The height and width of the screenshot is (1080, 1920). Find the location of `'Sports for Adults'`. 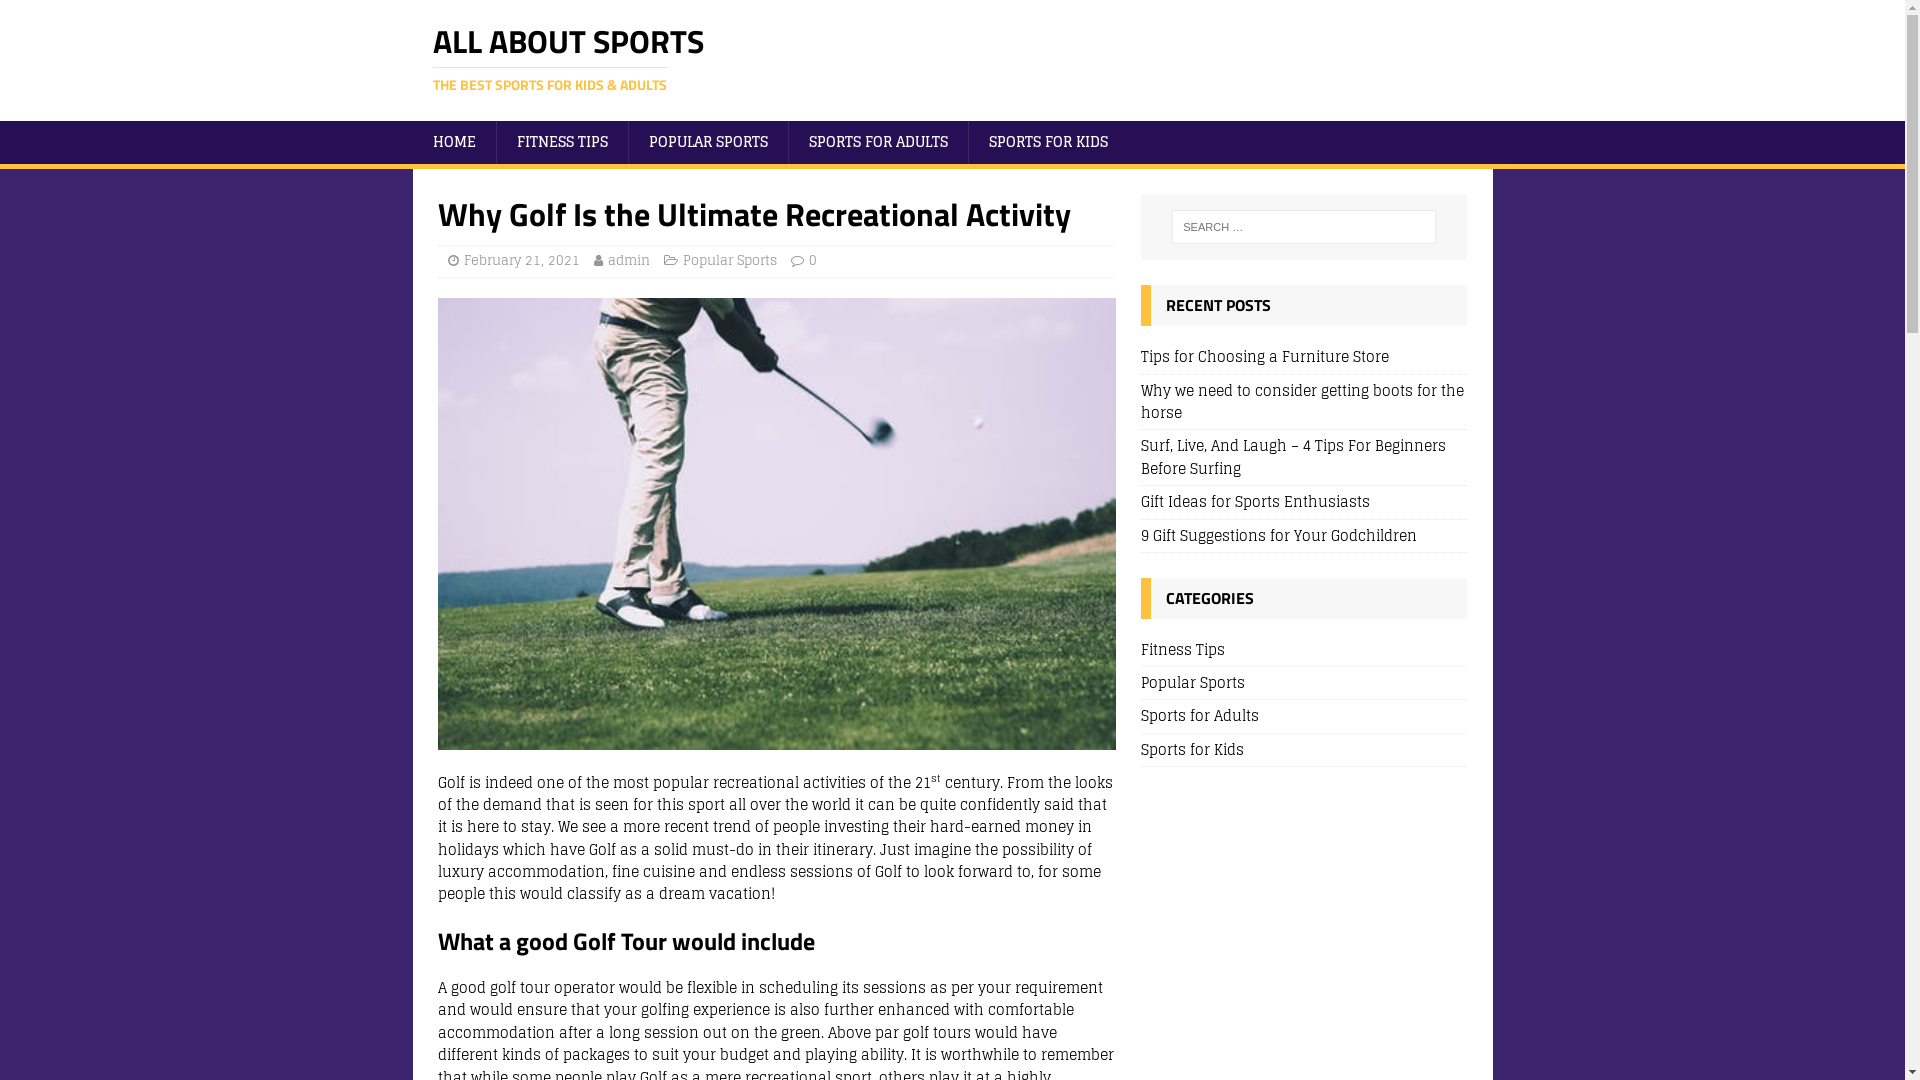

'Sports for Adults' is located at coordinates (1304, 715).